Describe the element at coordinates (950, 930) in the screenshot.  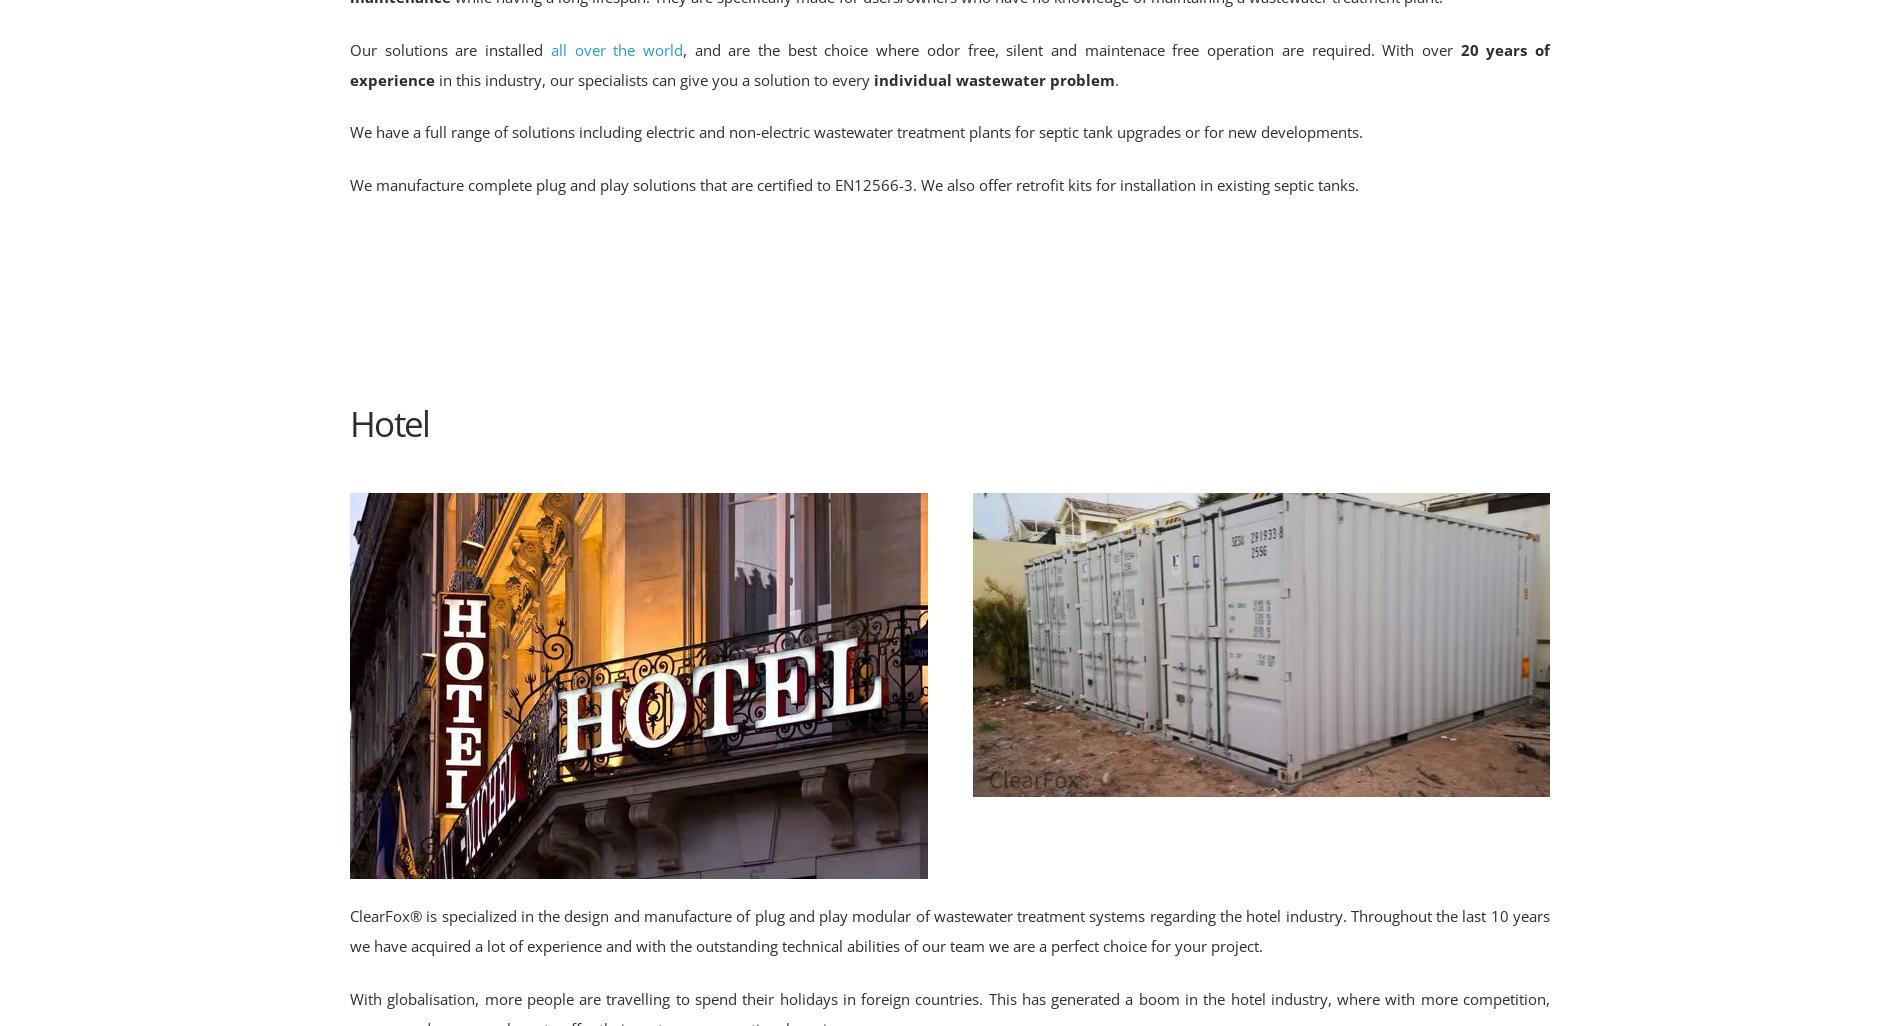
I see `'ClearFox® is specialized in the design and manufacture of plug and play modular of wastewater treatment systems regarding the hotel industry. Throughout the last 10 years we have acquired a lot of experience and with the outstanding technical abilities of our team we are a perfect choice for your project.'` at that location.